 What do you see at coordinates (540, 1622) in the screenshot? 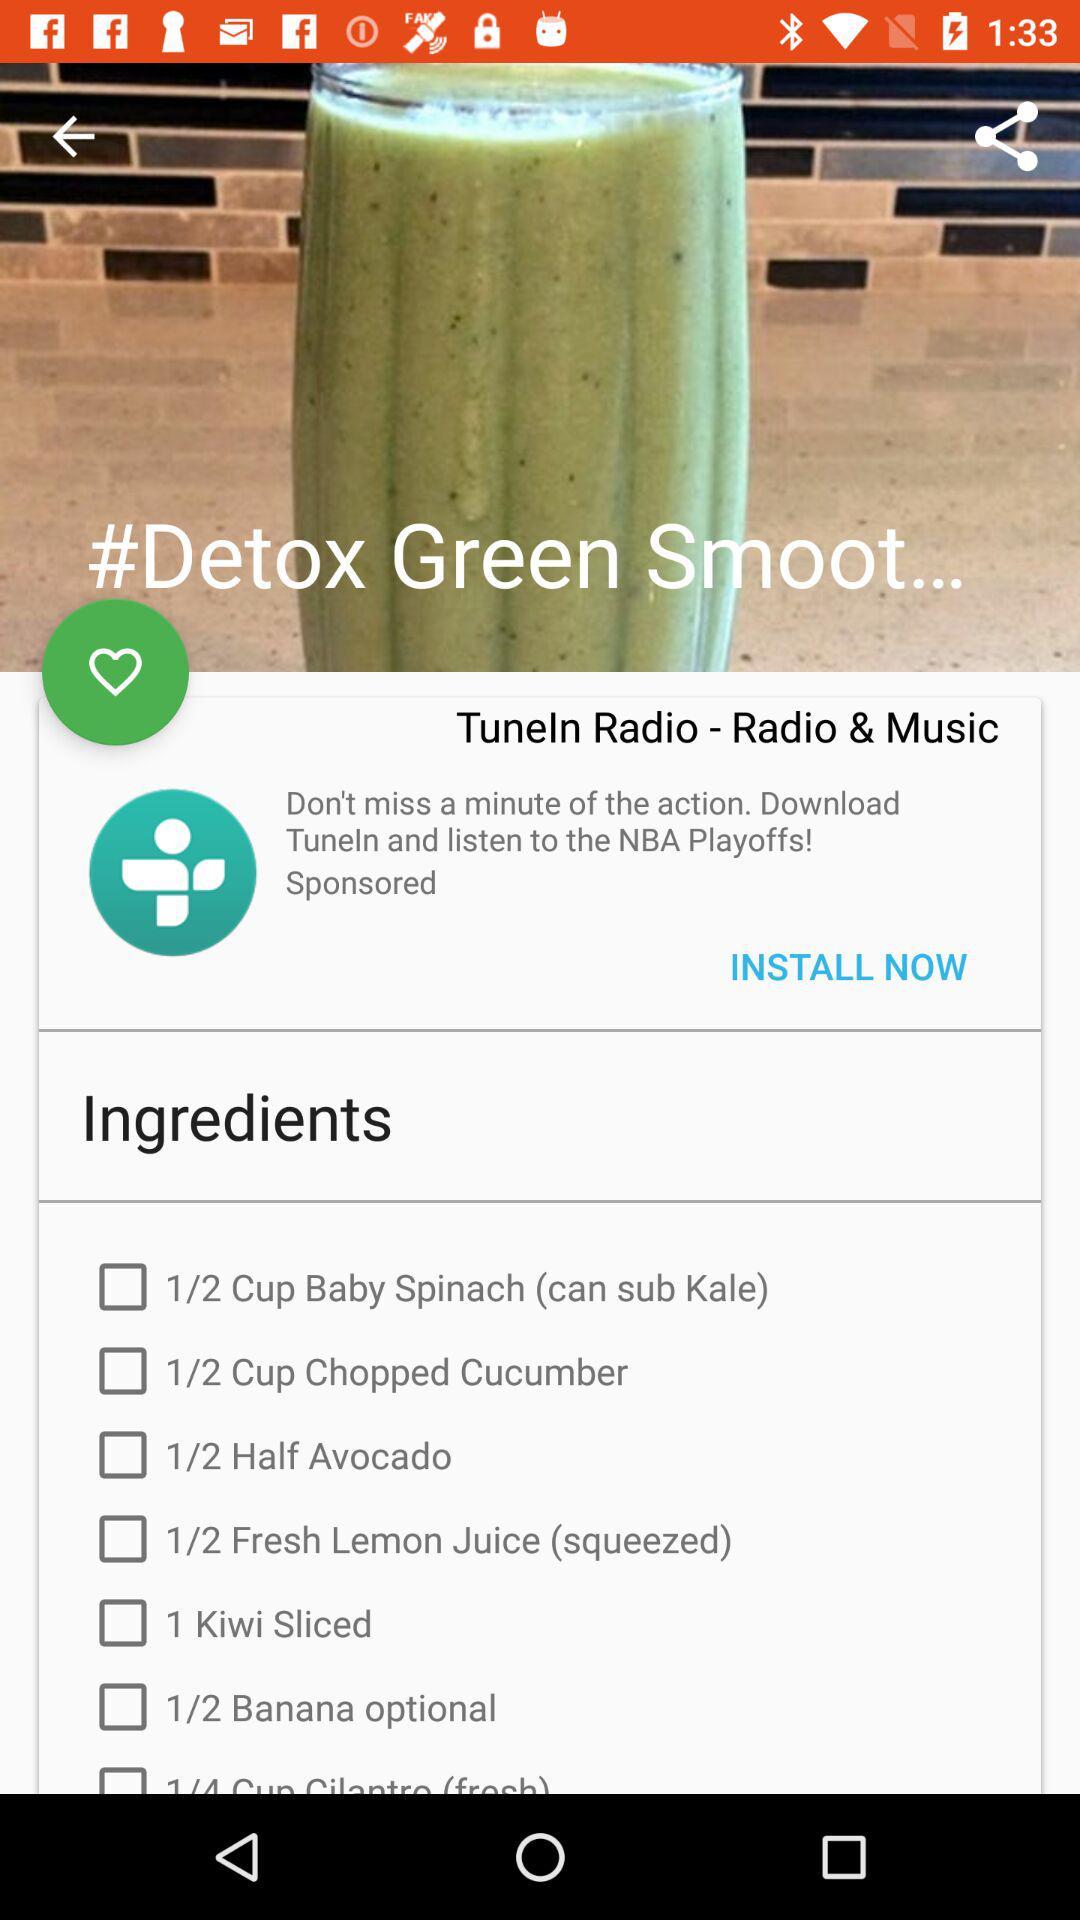
I see `the icon above the 1 2 banana icon` at bounding box center [540, 1622].